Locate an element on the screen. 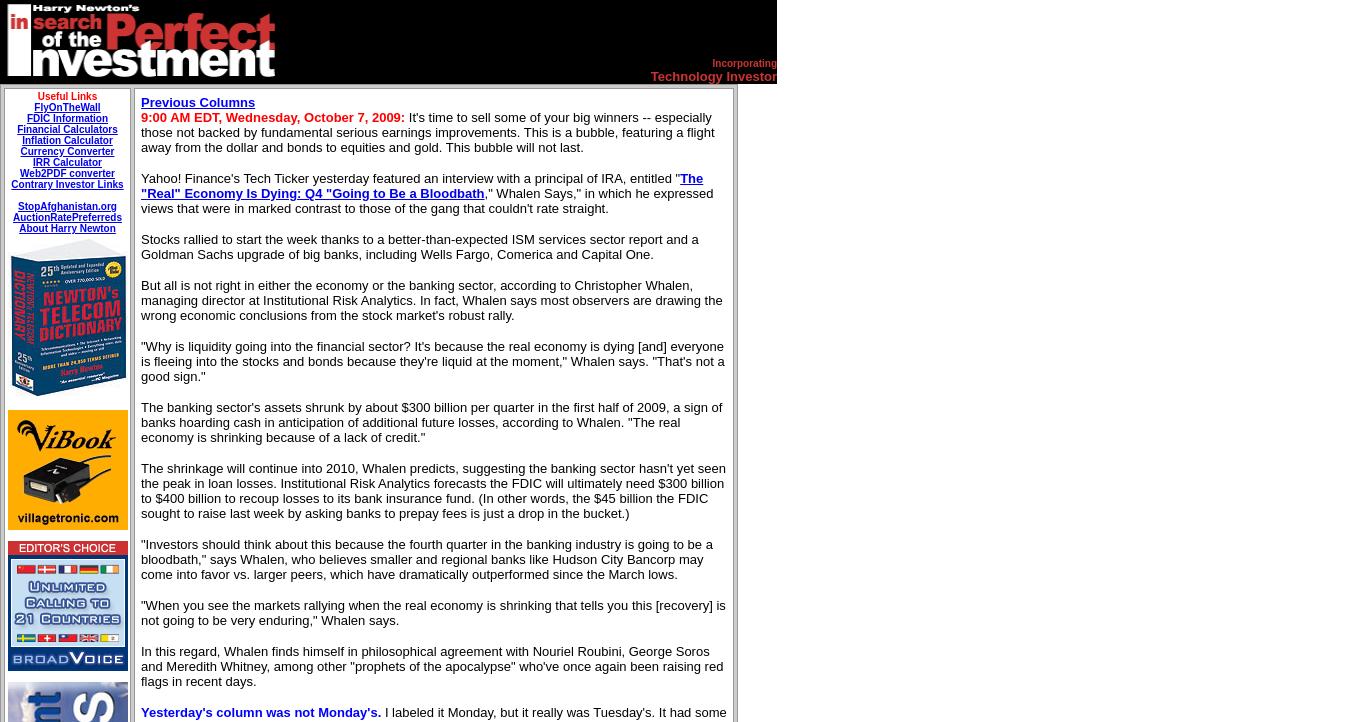 The width and height of the screenshot is (1350, 722). 'AuctionRatePreferreds' is located at coordinates (11, 216).